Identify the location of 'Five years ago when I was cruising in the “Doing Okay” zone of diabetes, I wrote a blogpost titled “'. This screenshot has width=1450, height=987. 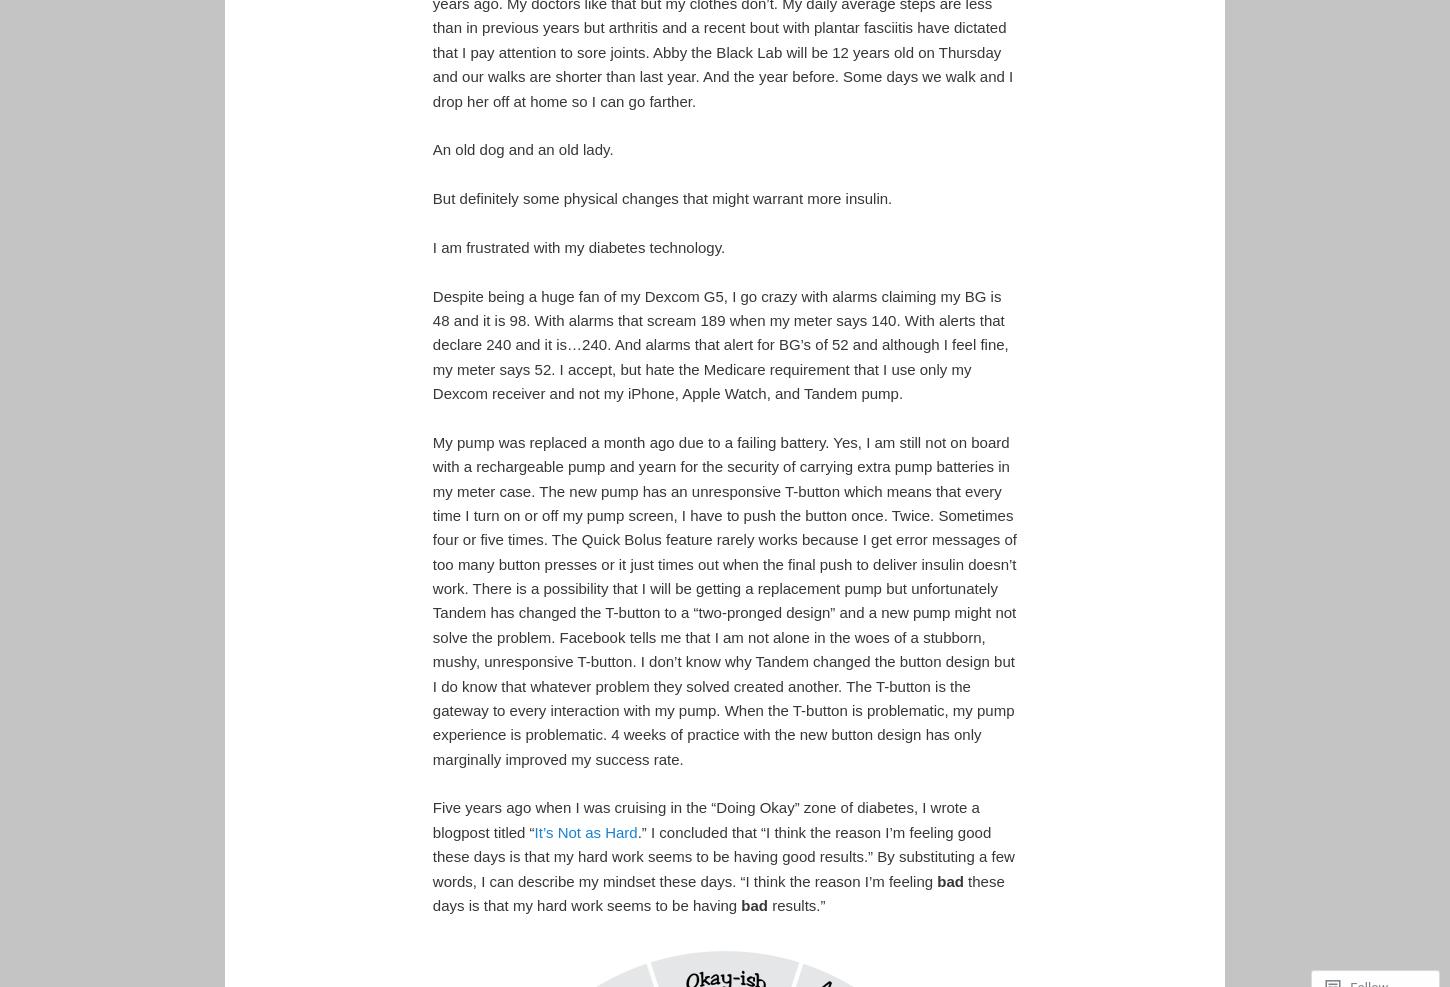
(704, 819).